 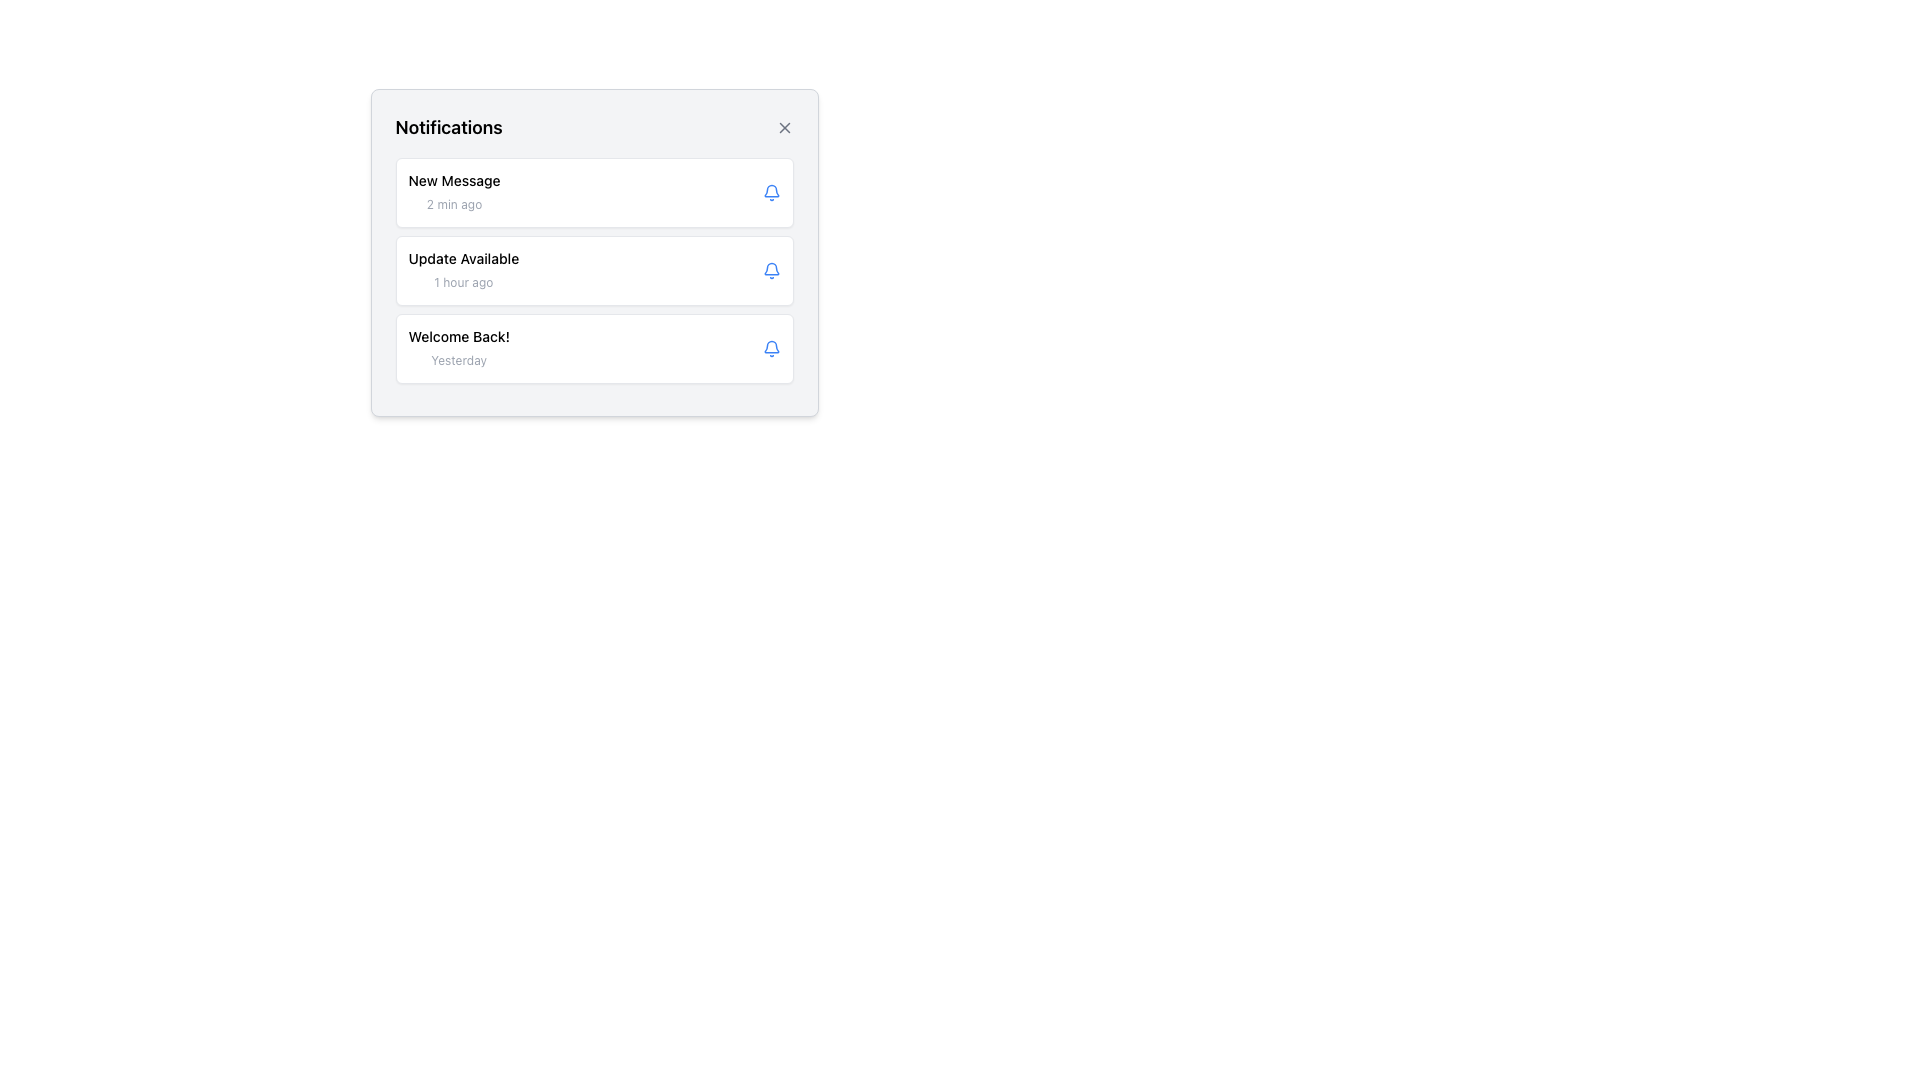 What do you see at coordinates (593, 252) in the screenshot?
I see `the title of the second notification card in the fixed notification panel, which has a light gray background and rounded corners` at bounding box center [593, 252].